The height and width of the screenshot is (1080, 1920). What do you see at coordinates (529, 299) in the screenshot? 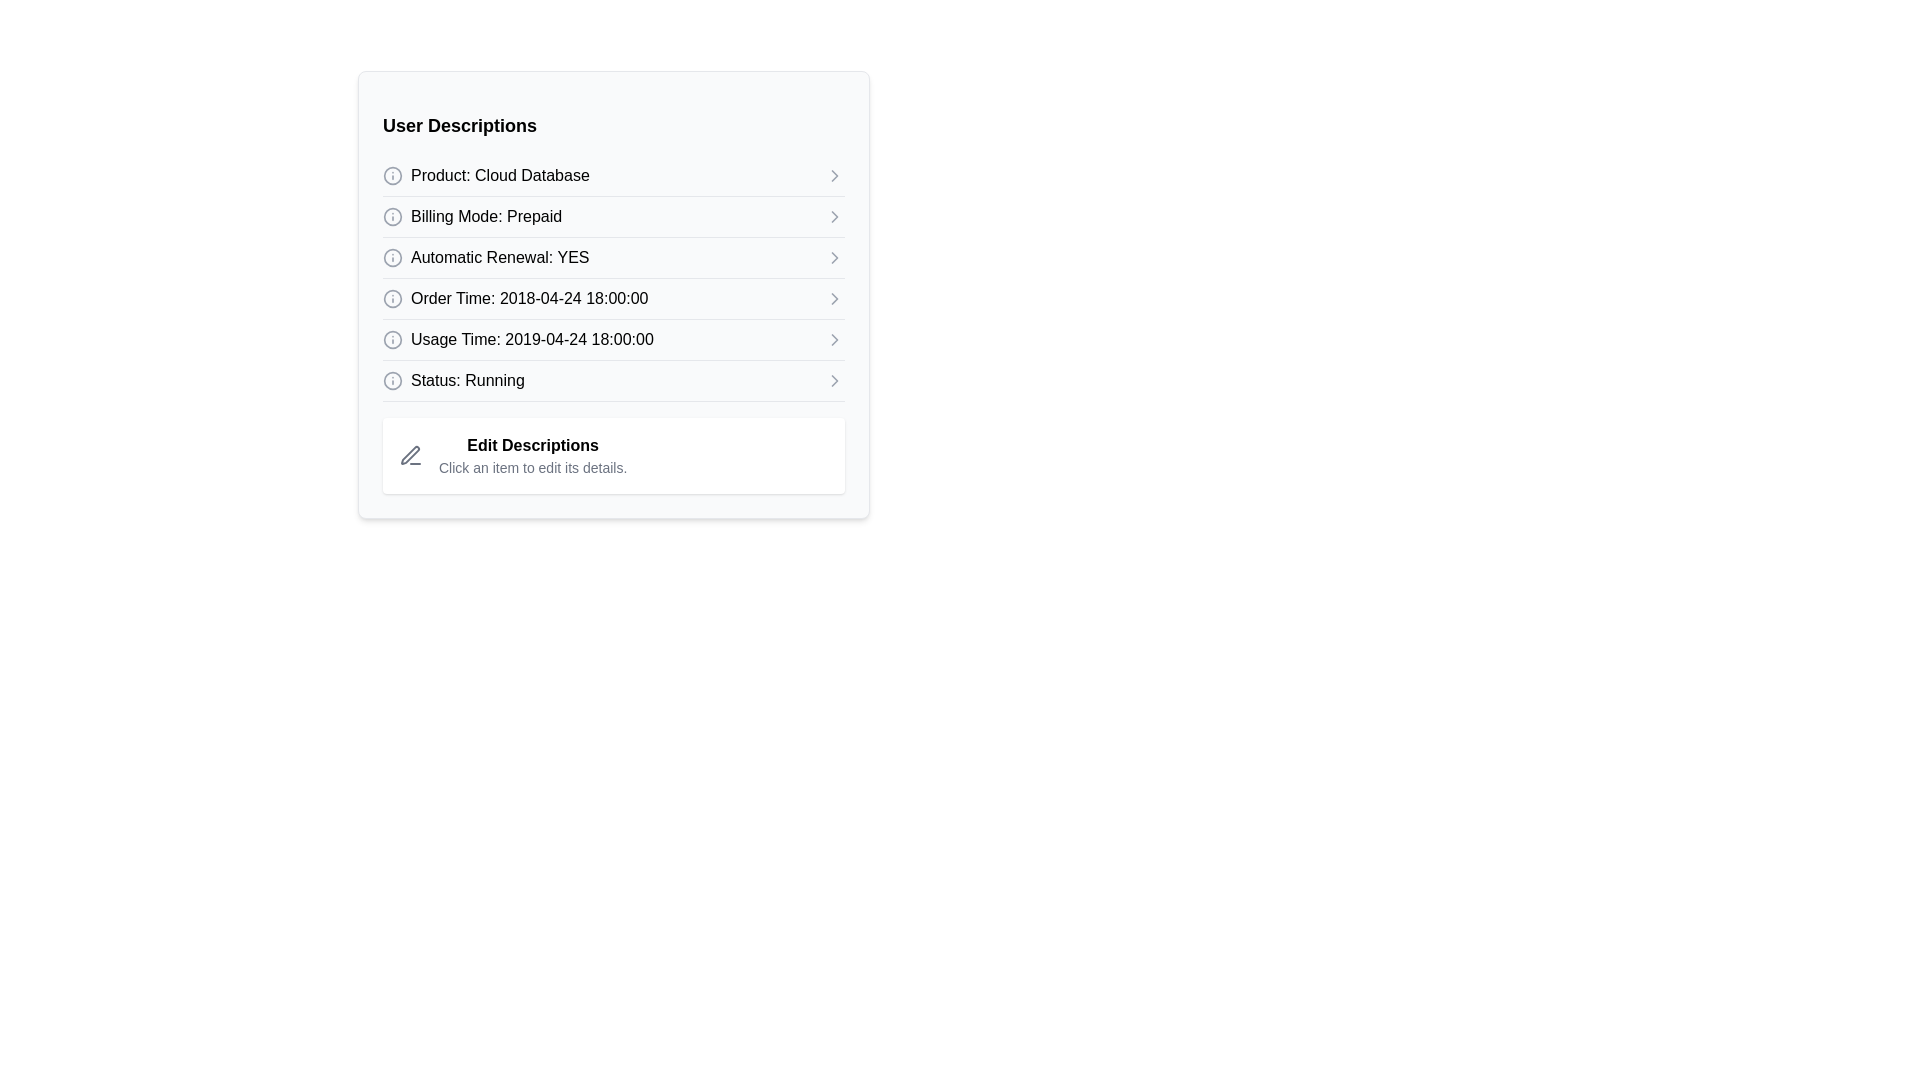
I see `the fourth text label in the 'User Descriptions' panel that conveys the order time information, located between 'Automatic Renewal: YES' and 'Usage Time: 2019-04-24 18:00:00'` at bounding box center [529, 299].